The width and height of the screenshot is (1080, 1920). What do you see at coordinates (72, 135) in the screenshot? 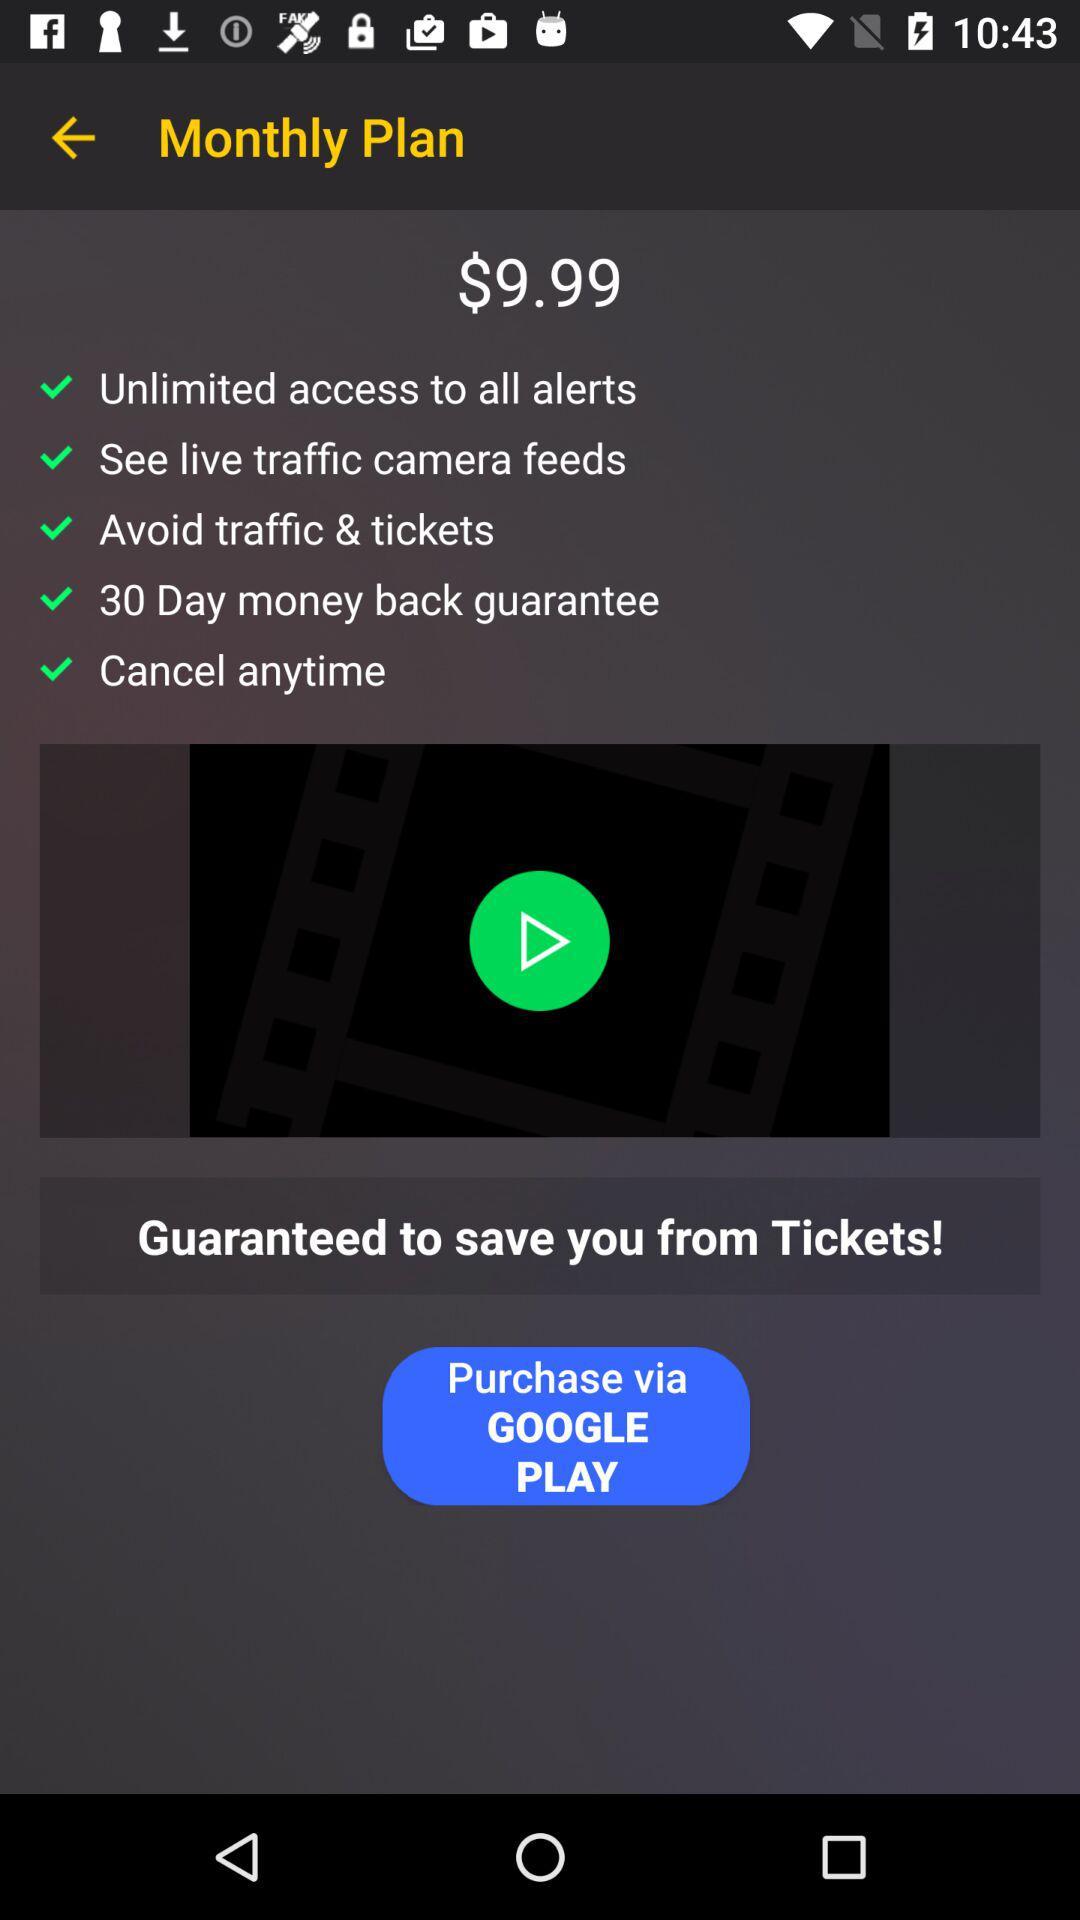
I see `item next to monthly plan item` at bounding box center [72, 135].